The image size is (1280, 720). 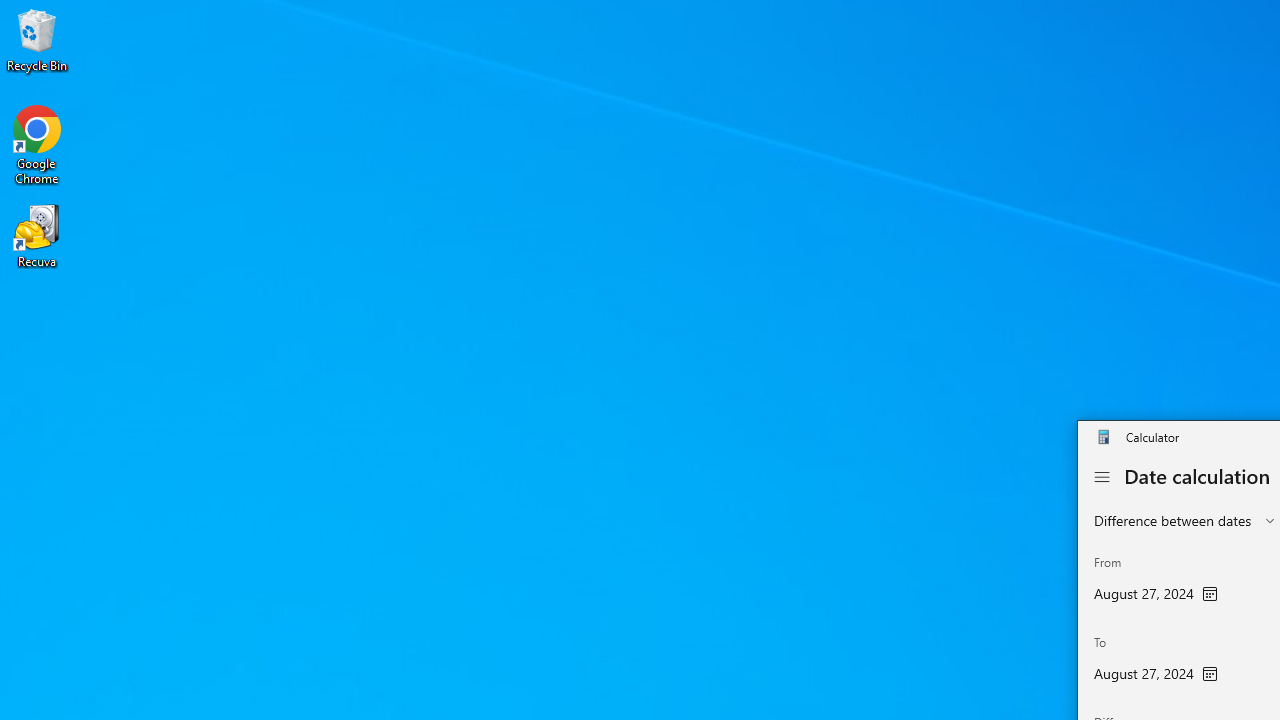 I want to click on 'Difference between dates', so click(x=1173, y=519).